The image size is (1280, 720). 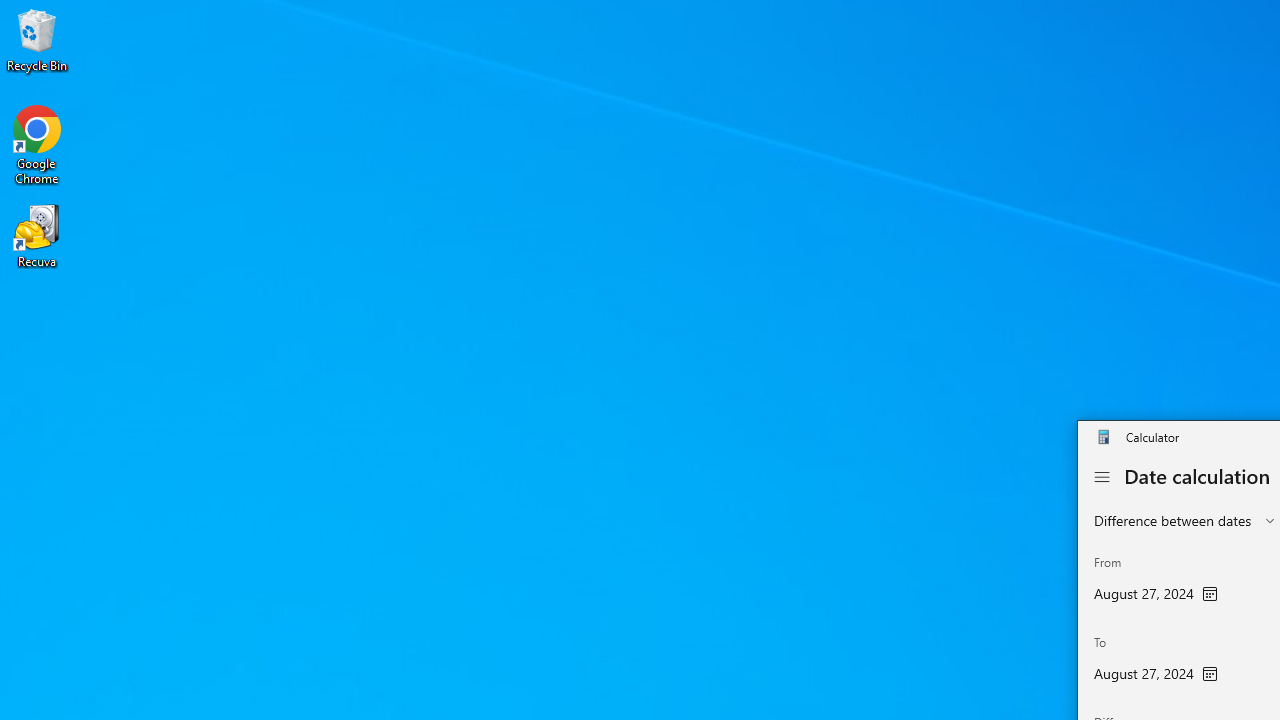 I want to click on 'Difference between dates', so click(x=1173, y=519).